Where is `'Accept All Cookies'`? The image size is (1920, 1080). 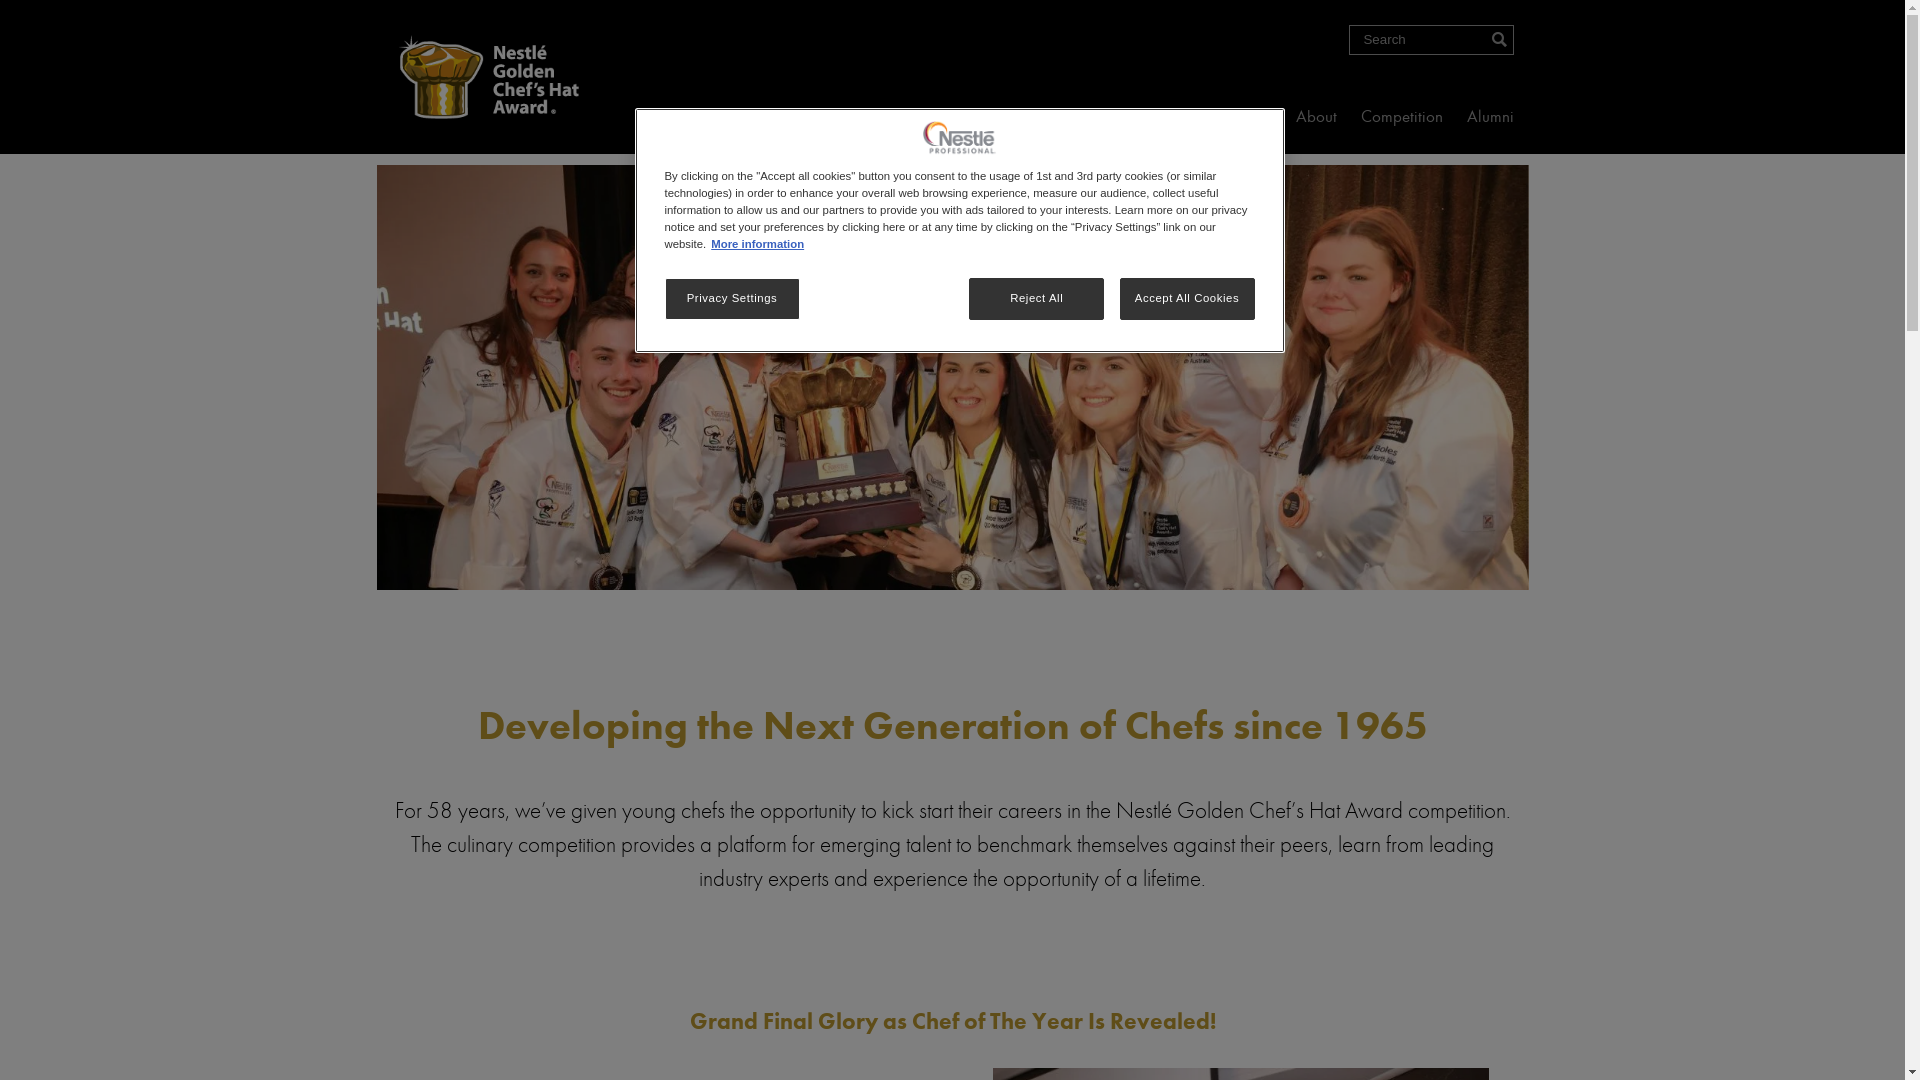 'Accept All Cookies' is located at coordinates (1187, 299).